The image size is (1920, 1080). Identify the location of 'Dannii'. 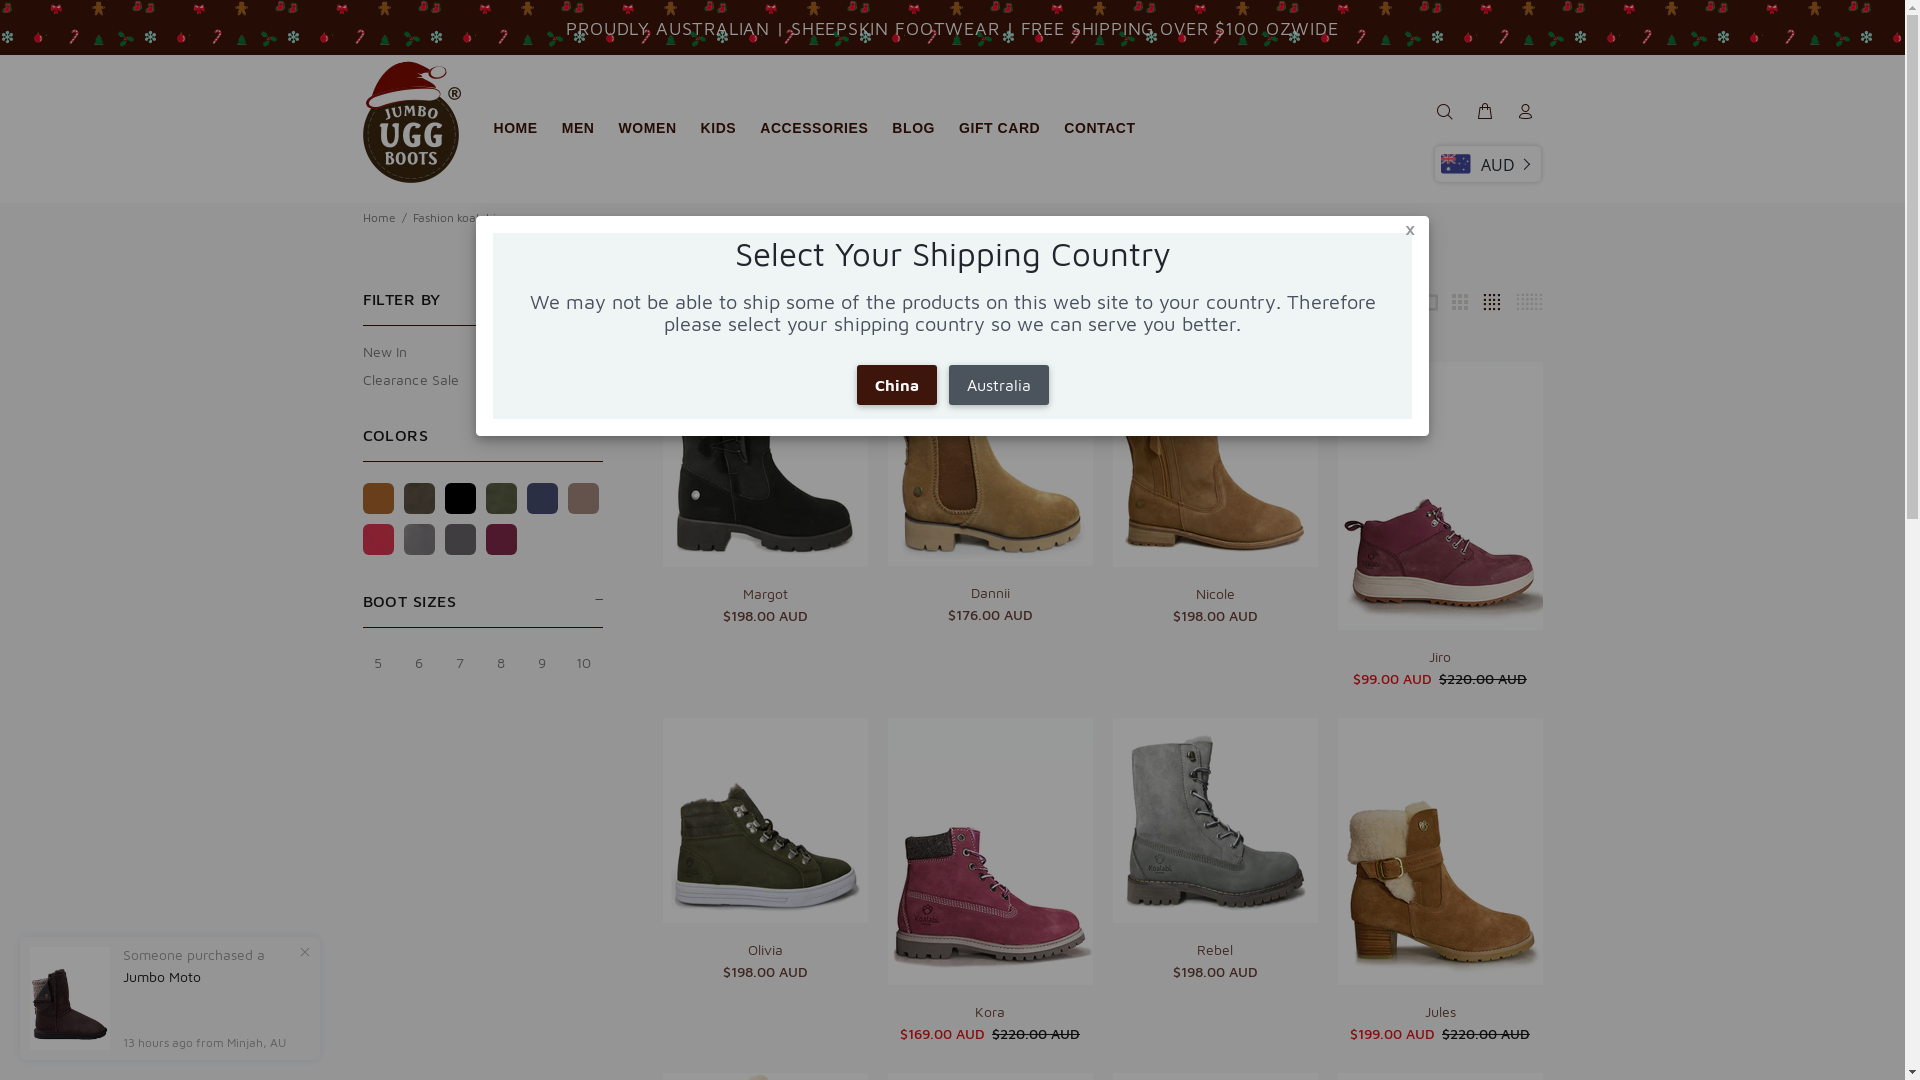
(989, 591).